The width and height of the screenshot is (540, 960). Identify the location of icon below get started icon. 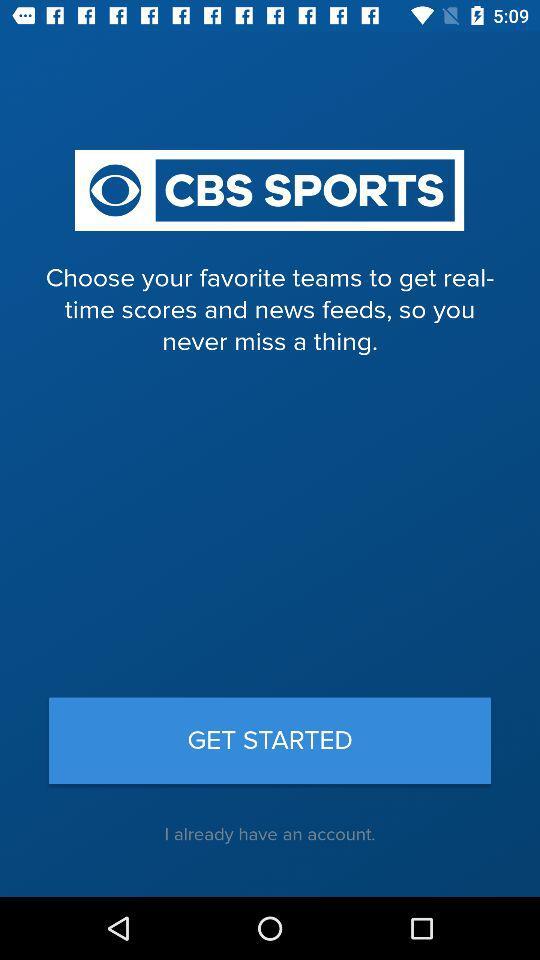
(270, 834).